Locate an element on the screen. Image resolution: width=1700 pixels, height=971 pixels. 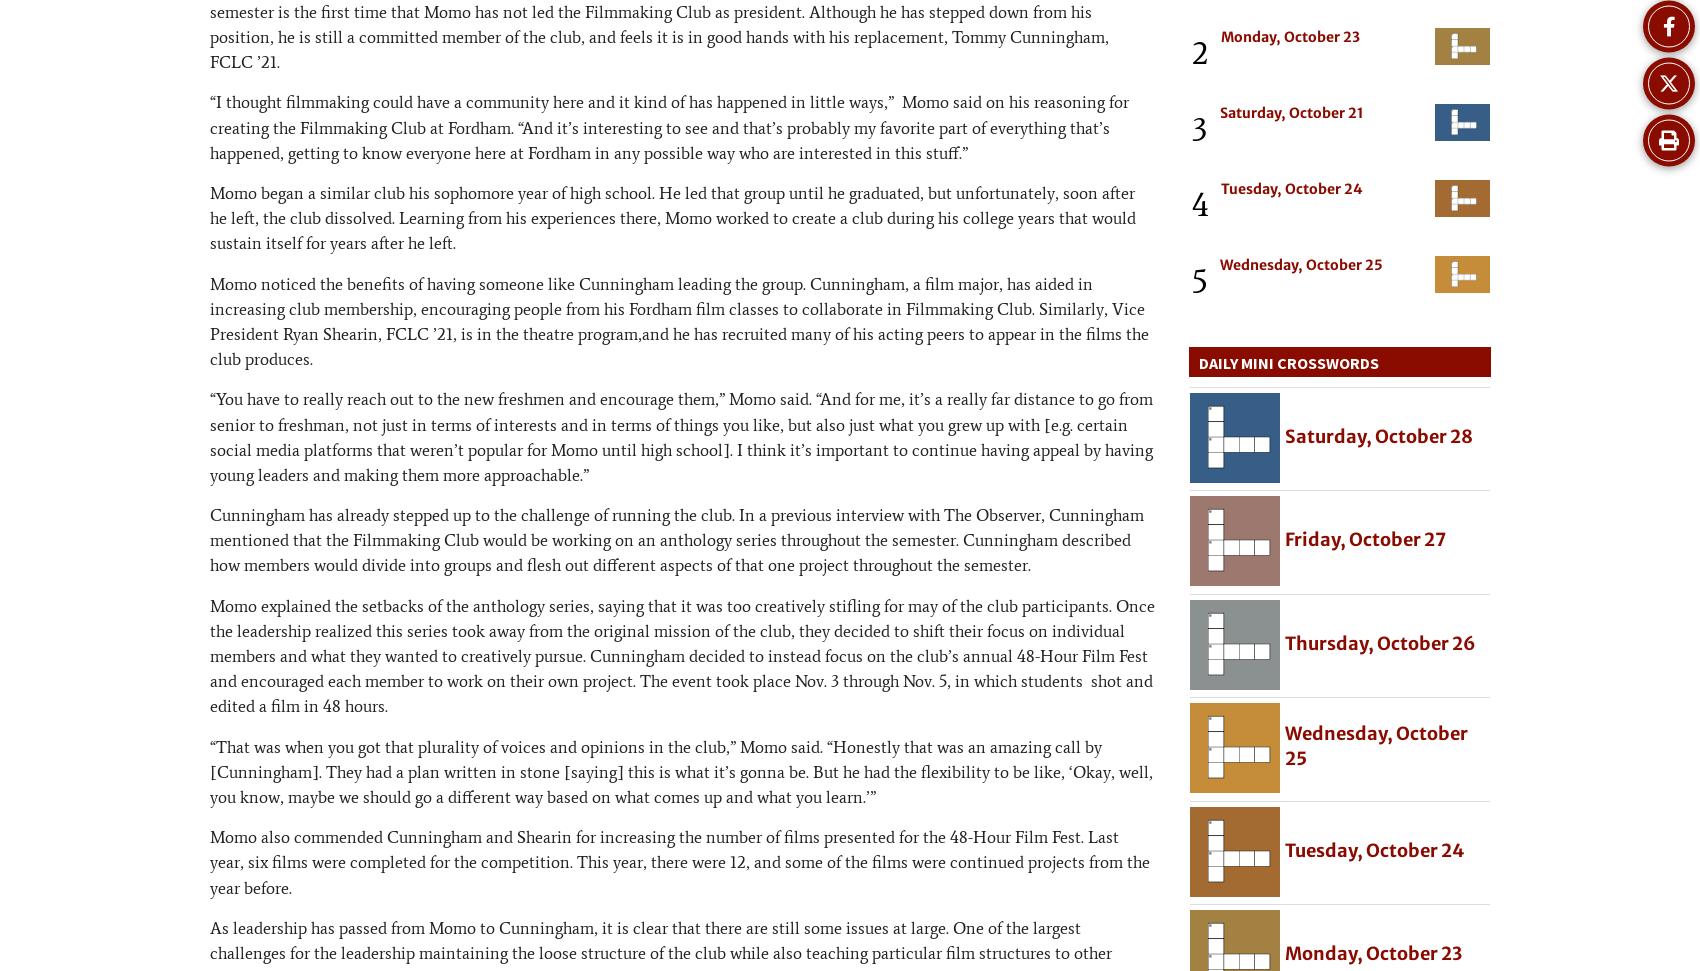
'“That was when you got that plurality of voices and opinions in the club,” Momo said. “Honestly that was an amazing call by [Cunningham]. They had a plan written in stone [saying] this is what it’s gonna be. But he had the flexibility to be like, ‘Okay, well, you know, maybe we should go a different way based on what comes up and what you learn.’”' is located at coordinates (681, 770).